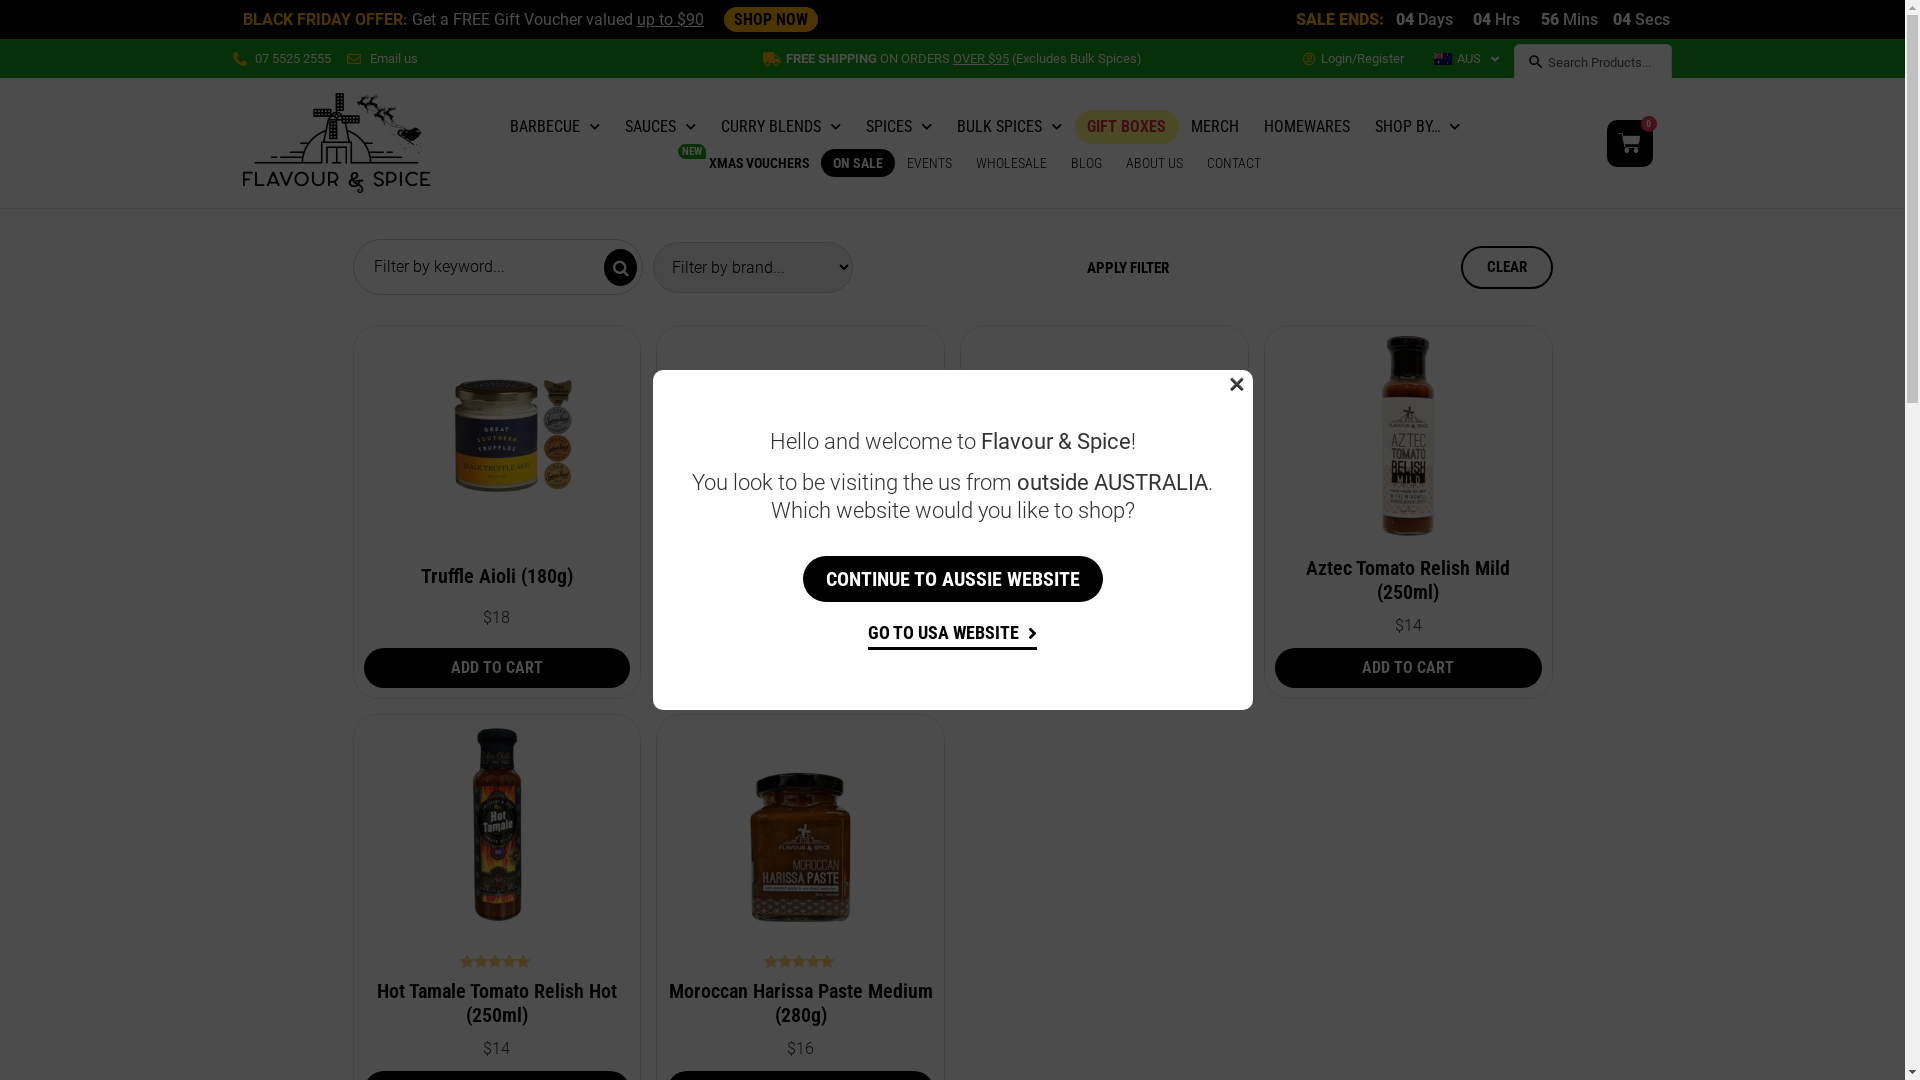  I want to click on 'SHOP NOW', so click(770, 19).